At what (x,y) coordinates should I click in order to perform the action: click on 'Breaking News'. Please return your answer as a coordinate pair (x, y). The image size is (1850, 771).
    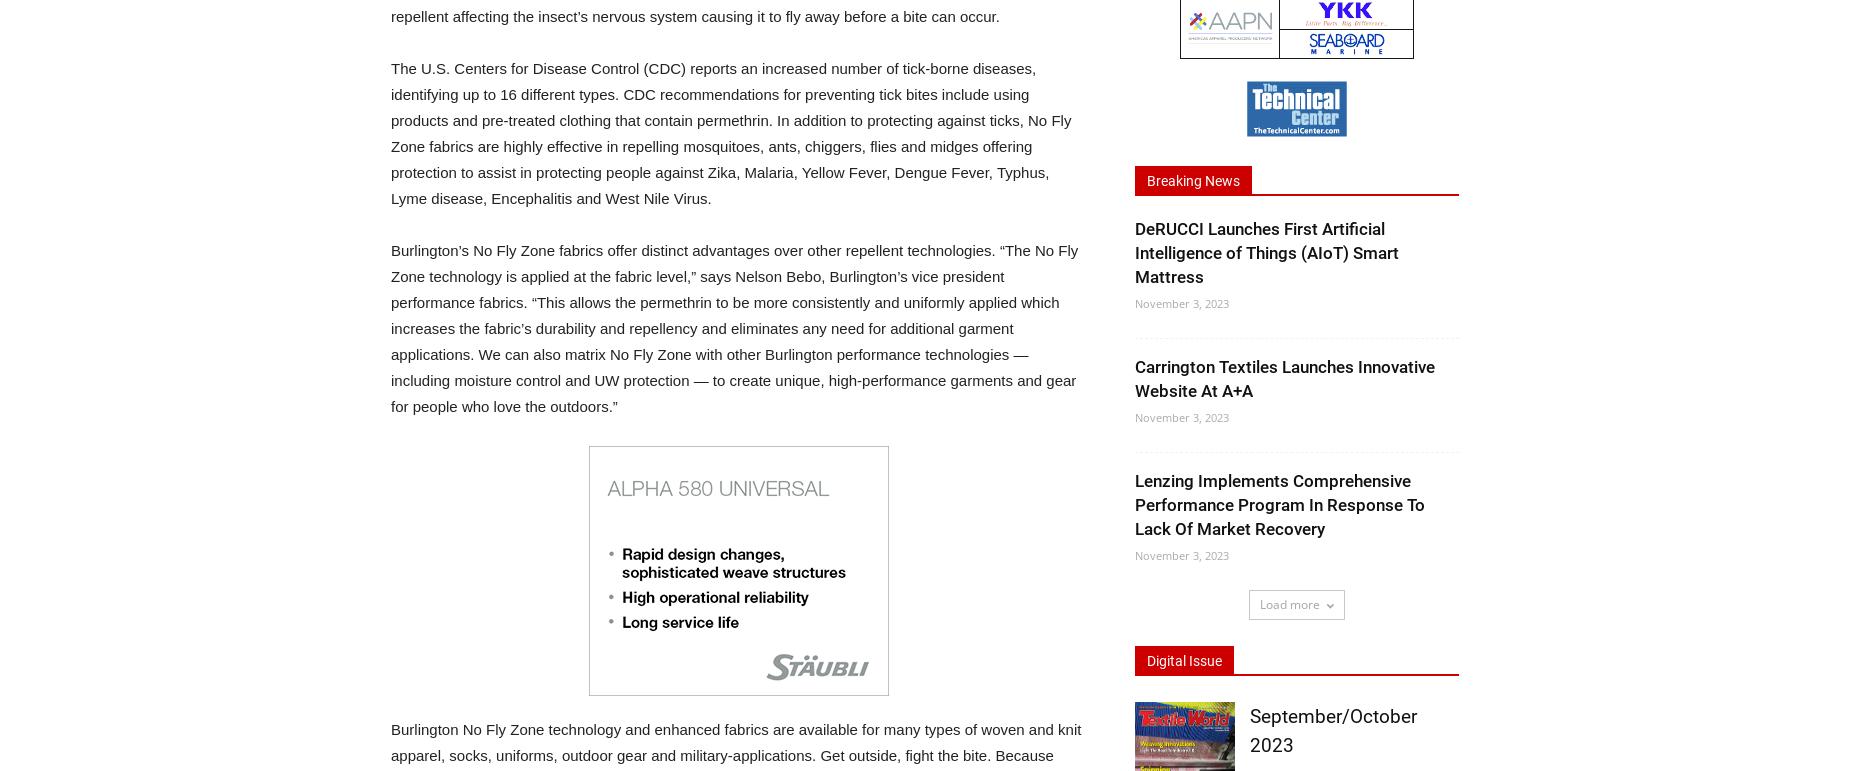
    Looking at the image, I should click on (1192, 181).